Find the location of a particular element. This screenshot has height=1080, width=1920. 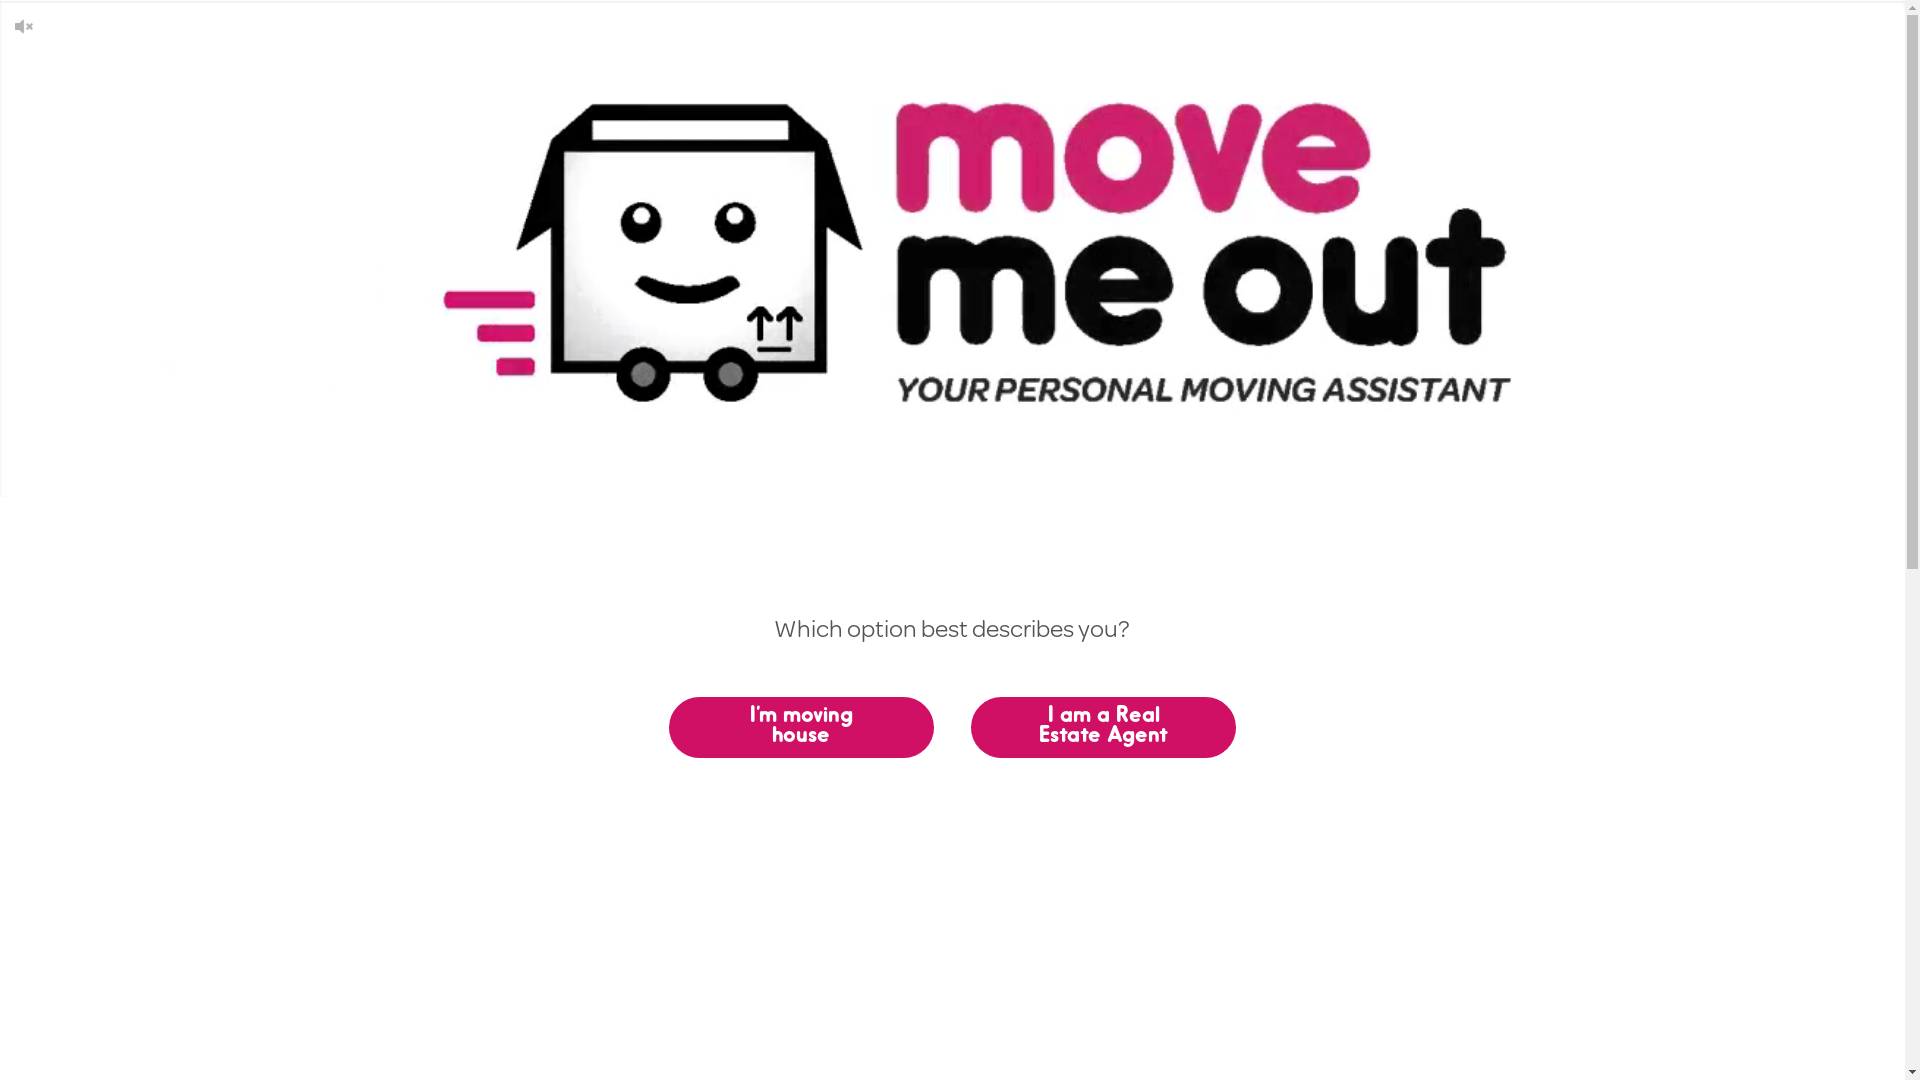

'I am a Real is located at coordinates (1102, 727).